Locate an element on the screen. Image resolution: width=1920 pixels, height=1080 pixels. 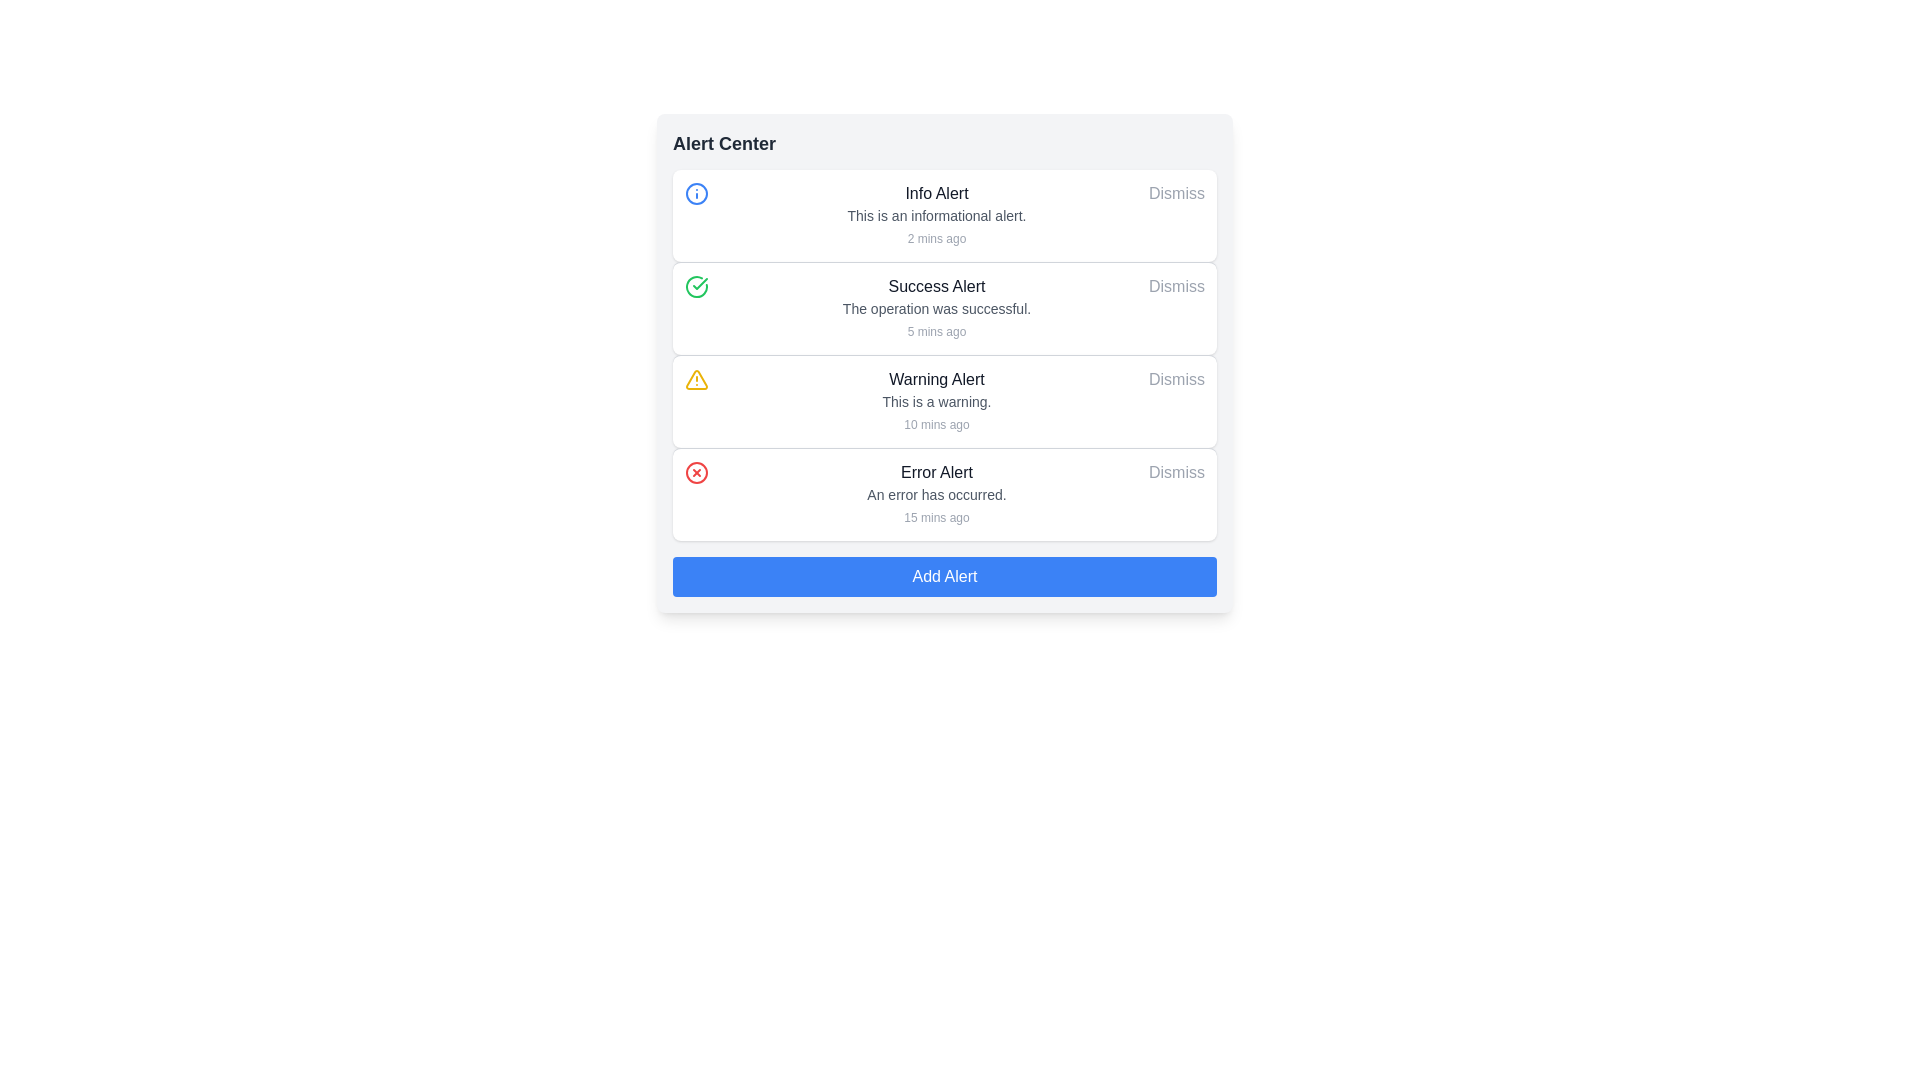
the semi-circular shape that forms part of the checkmark icon inside the 'Success Alert' row in the 'Alert Center' is located at coordinates (696, 286).